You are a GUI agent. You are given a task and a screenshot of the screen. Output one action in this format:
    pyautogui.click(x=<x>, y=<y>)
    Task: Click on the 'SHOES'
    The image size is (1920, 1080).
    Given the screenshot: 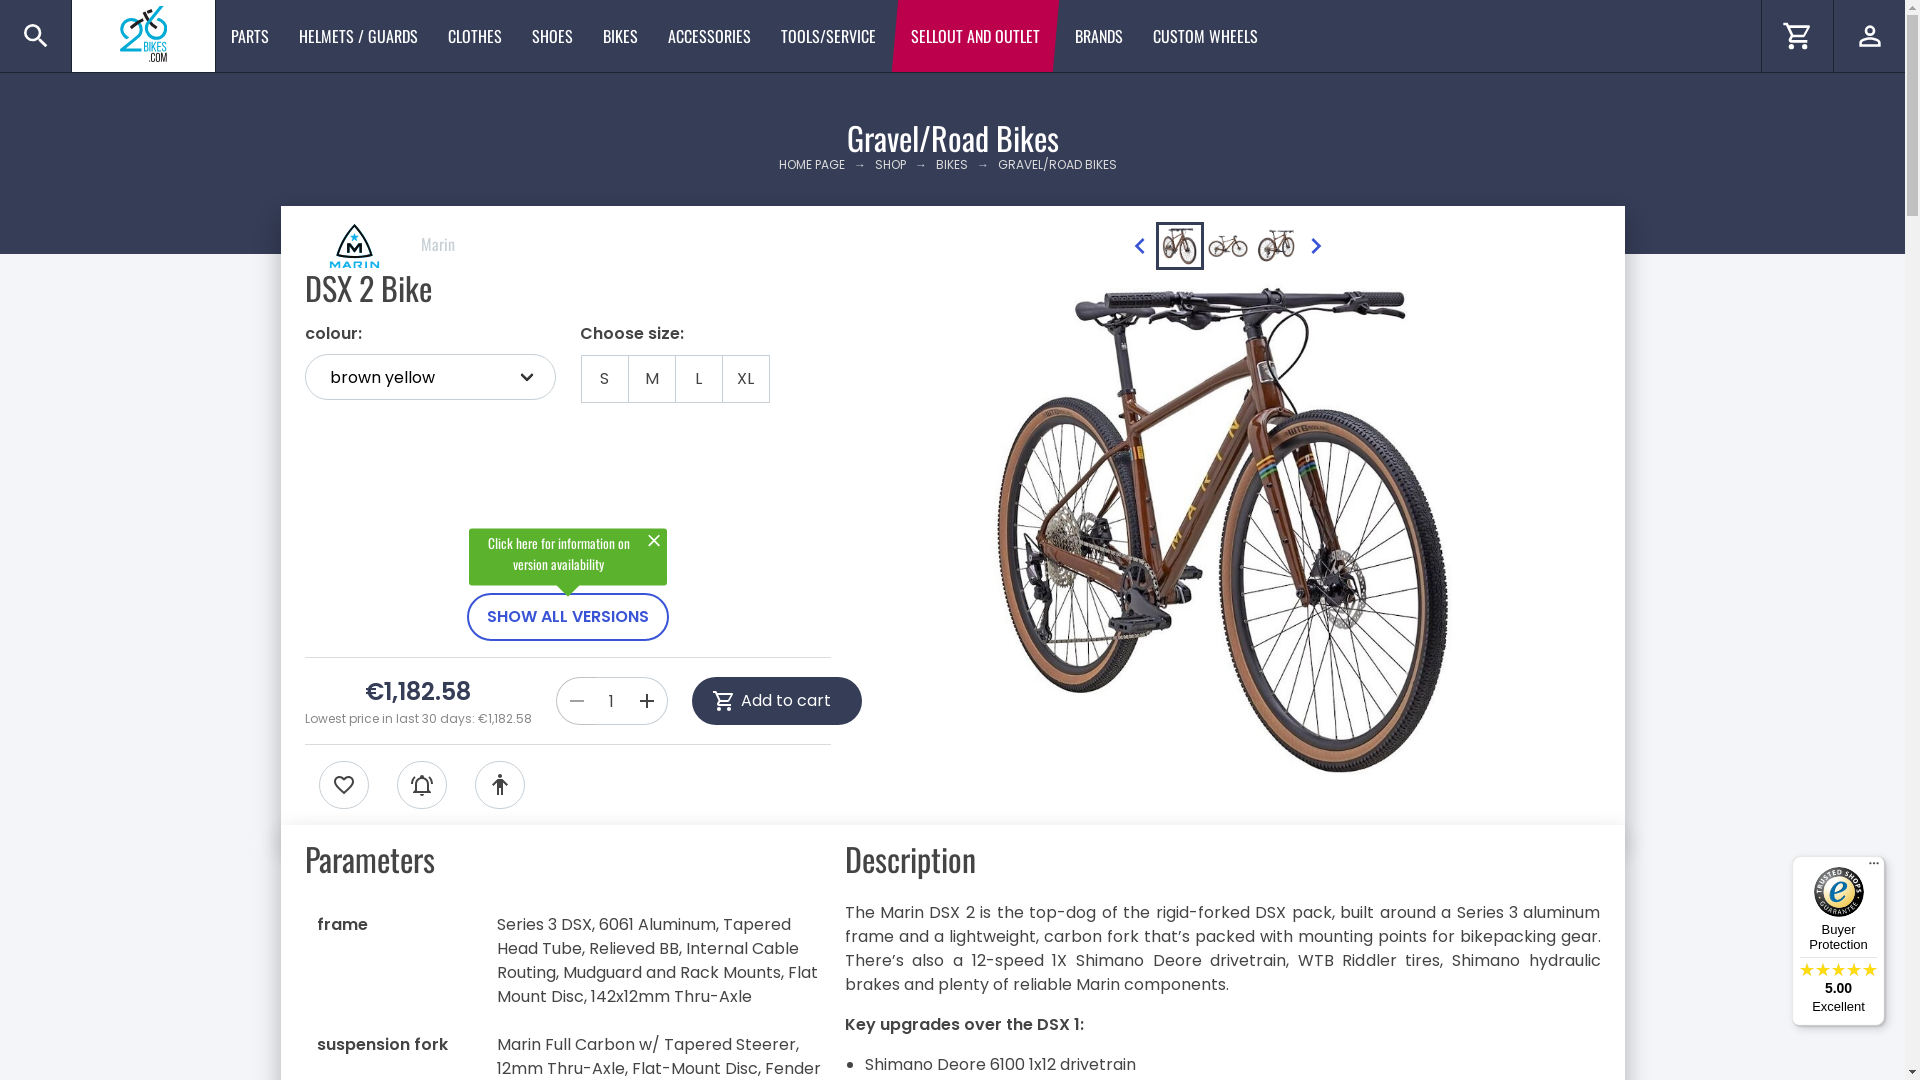 What is the action you would take?
    pyautogui.click(x=552, y=35)
    